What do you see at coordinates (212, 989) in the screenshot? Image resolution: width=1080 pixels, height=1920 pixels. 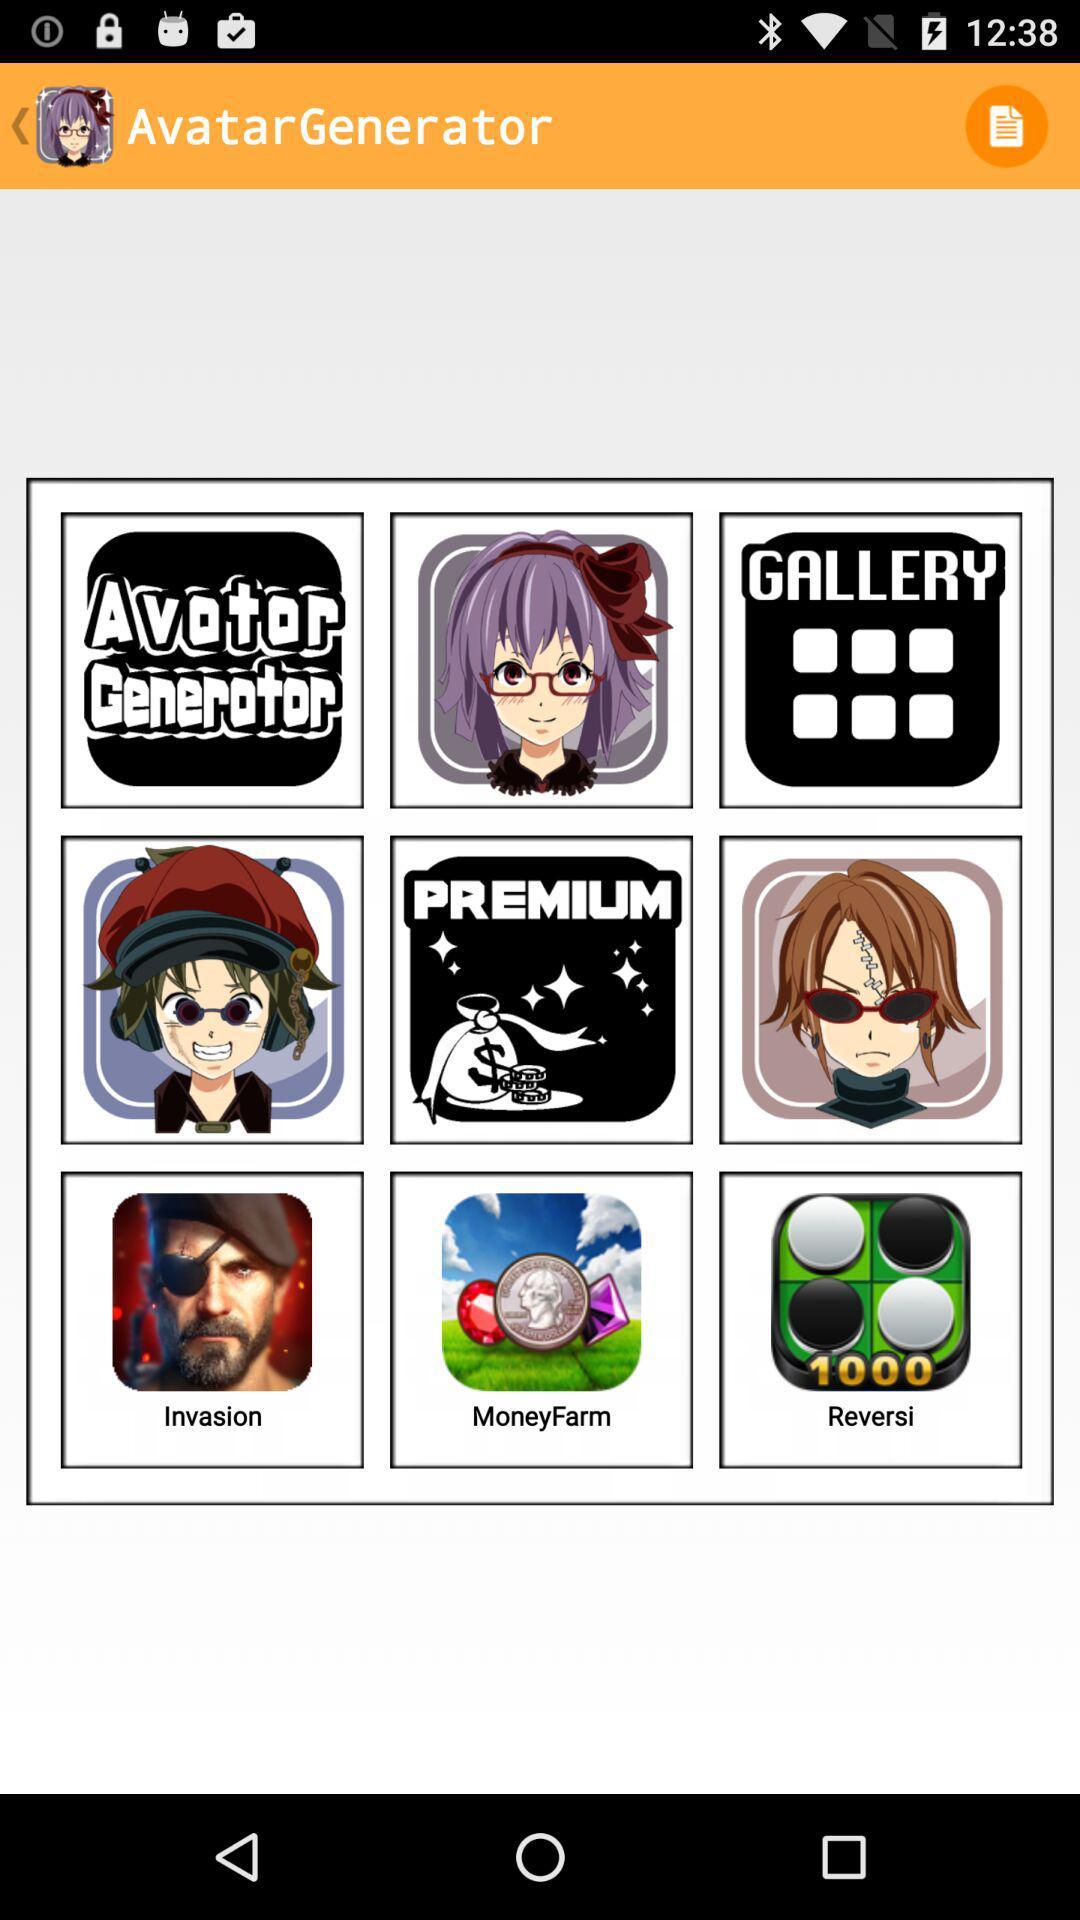 I see `choose an avatar` at bounding box center [212, 989].